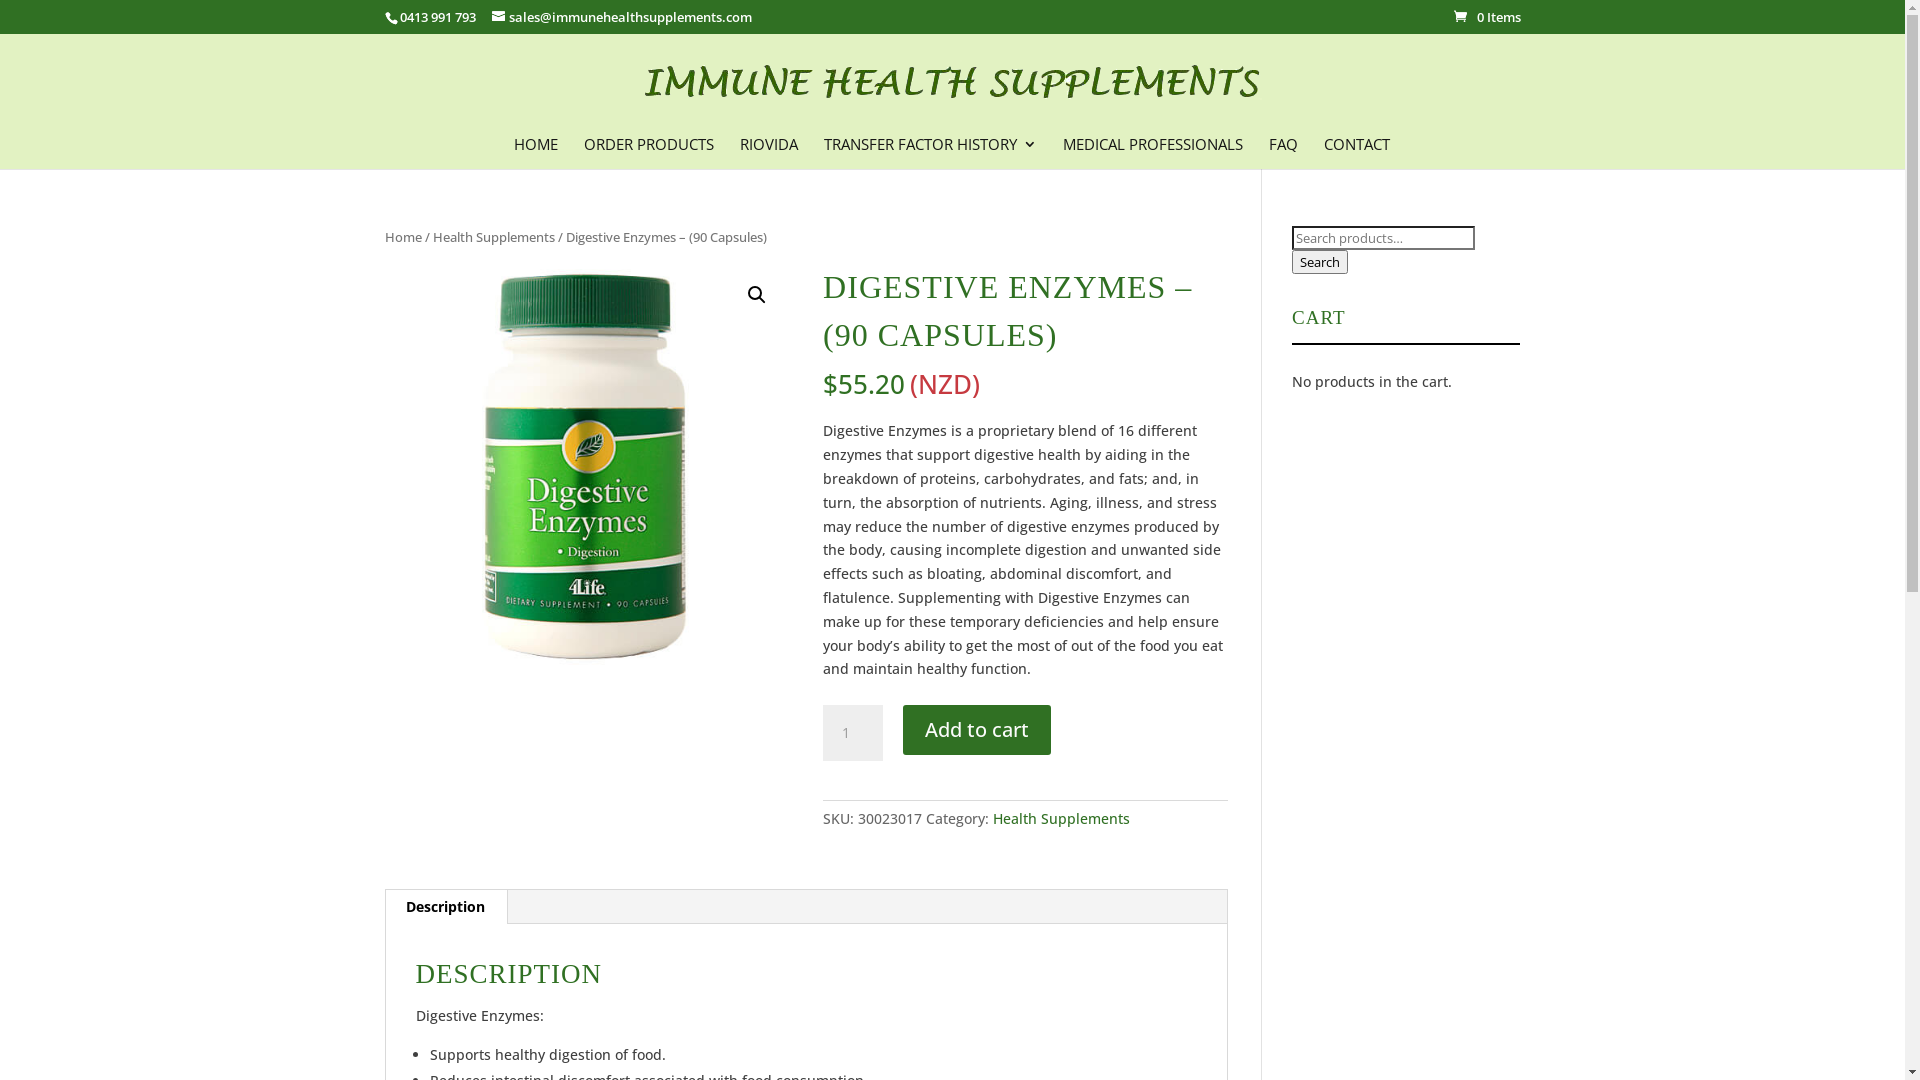 Image resolution: width=1920 pixels, height=1080 pixels. What do you see at coordinates (1282, 150) in the screenshot?
I see `'FAQ'` at bounding box center [1282, 150].